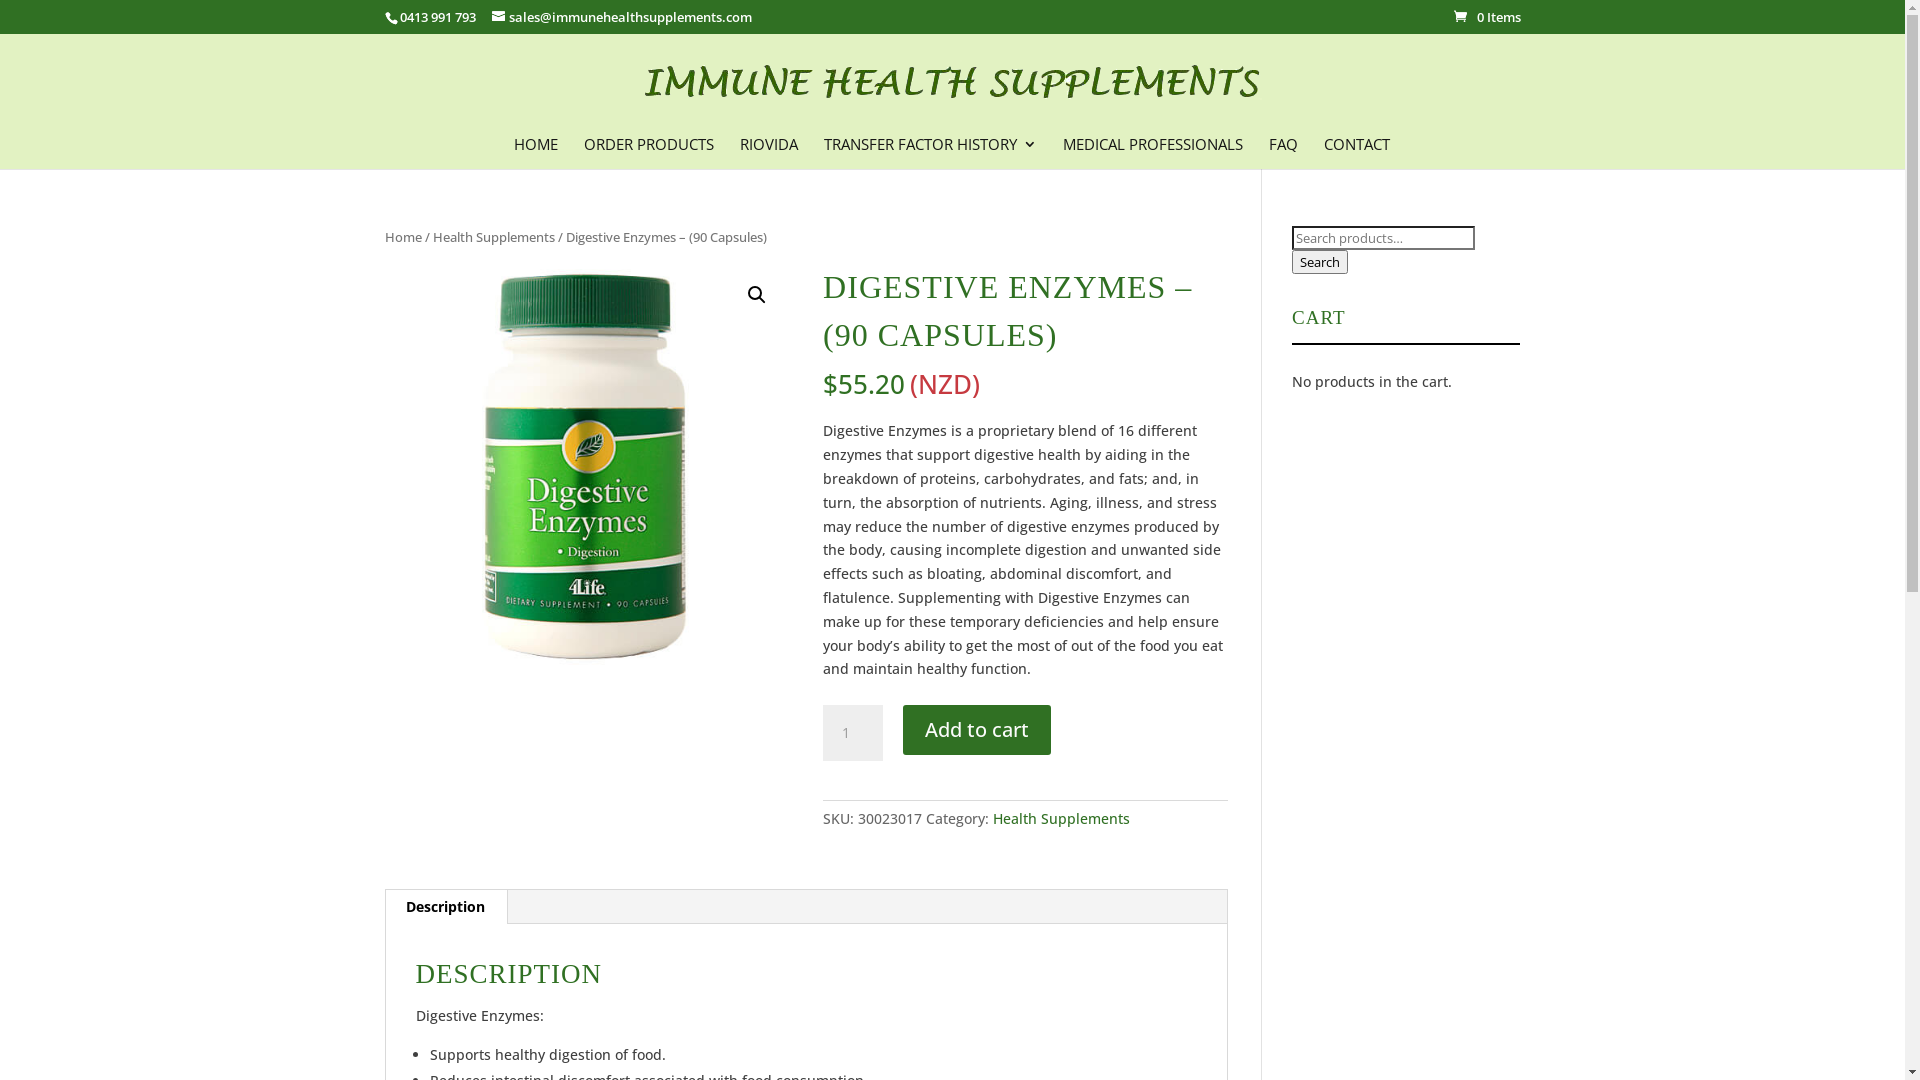 Image resolution: width=1920 pixels, height=1080 pixels. What do you see at coordinates (1282, 150) in the screenshot?
I see `'FAQ'` at bounding box center [1282, 150].